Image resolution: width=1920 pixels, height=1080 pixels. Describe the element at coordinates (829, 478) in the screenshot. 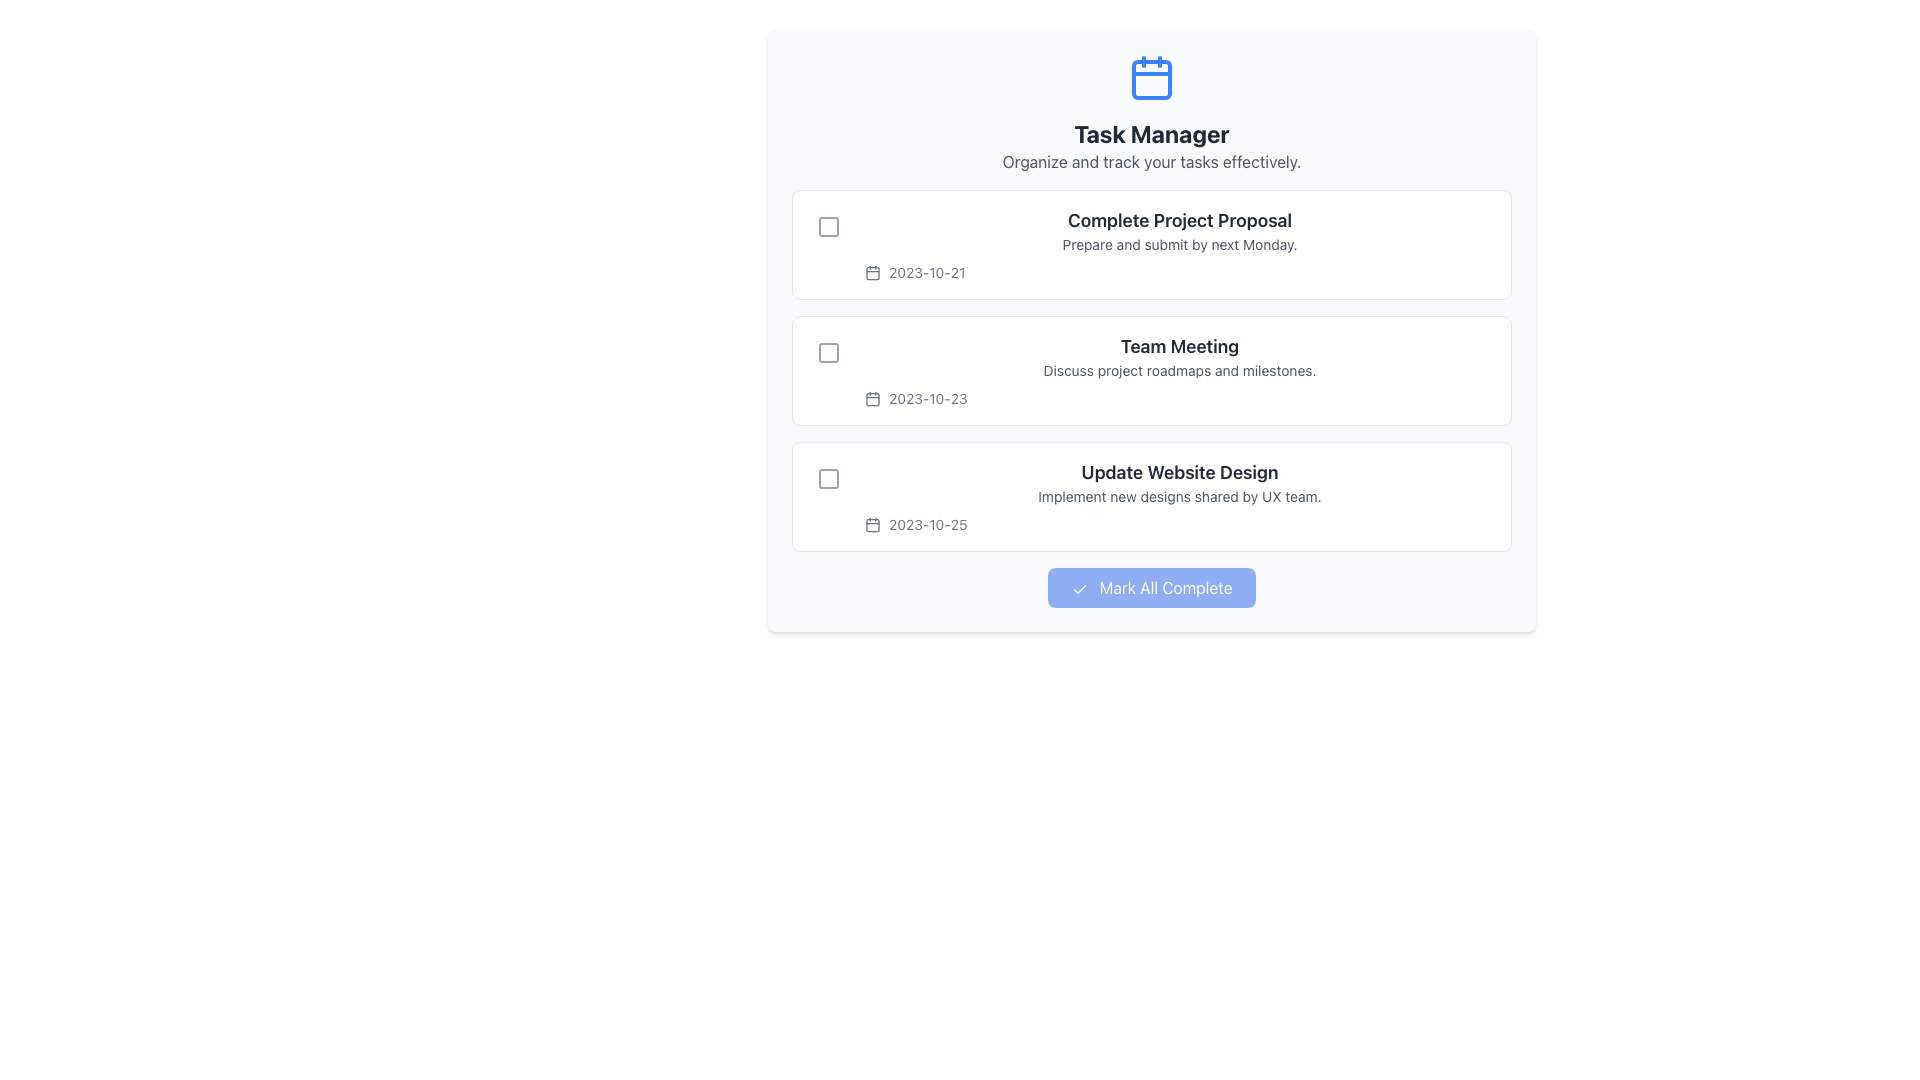

I see `the interactive checkbox in the third task block under the 'Task Manager' header` at that location.